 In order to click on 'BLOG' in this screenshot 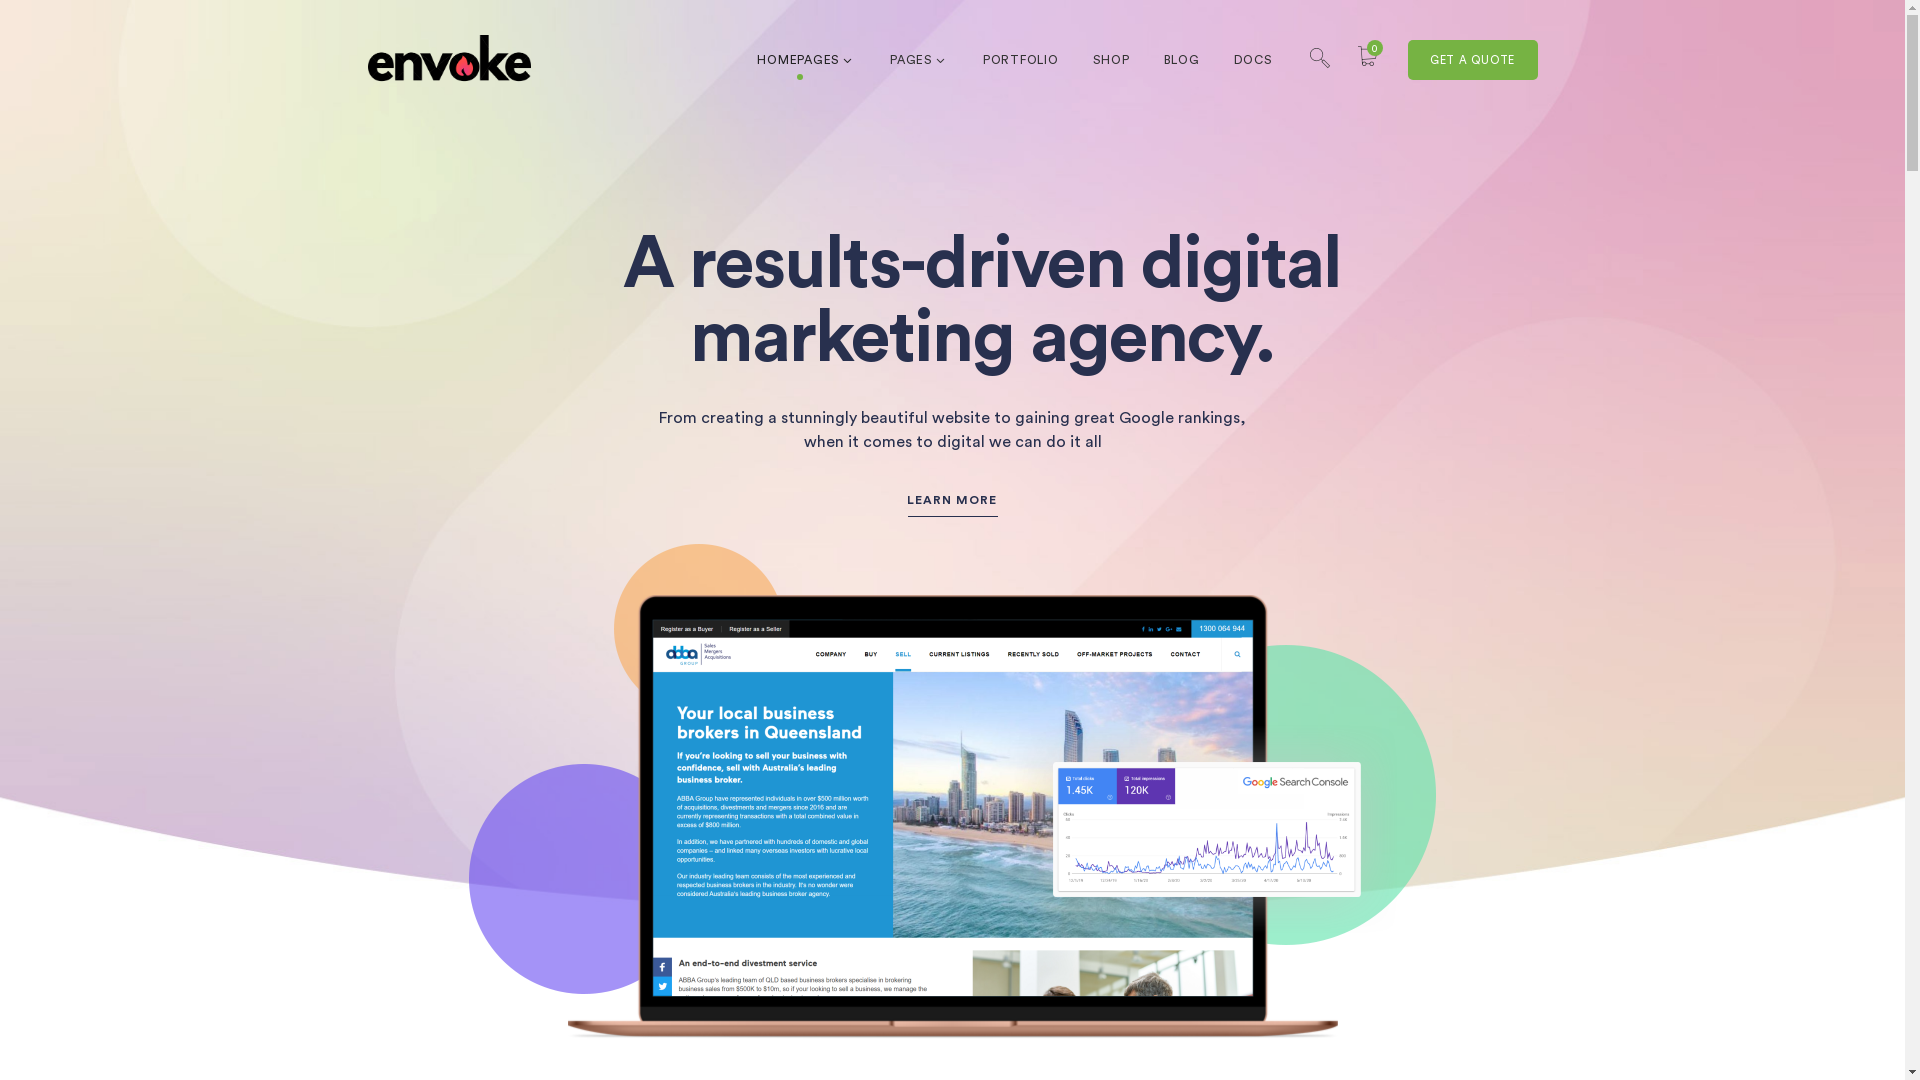, I will do `click(1181, 59)`.